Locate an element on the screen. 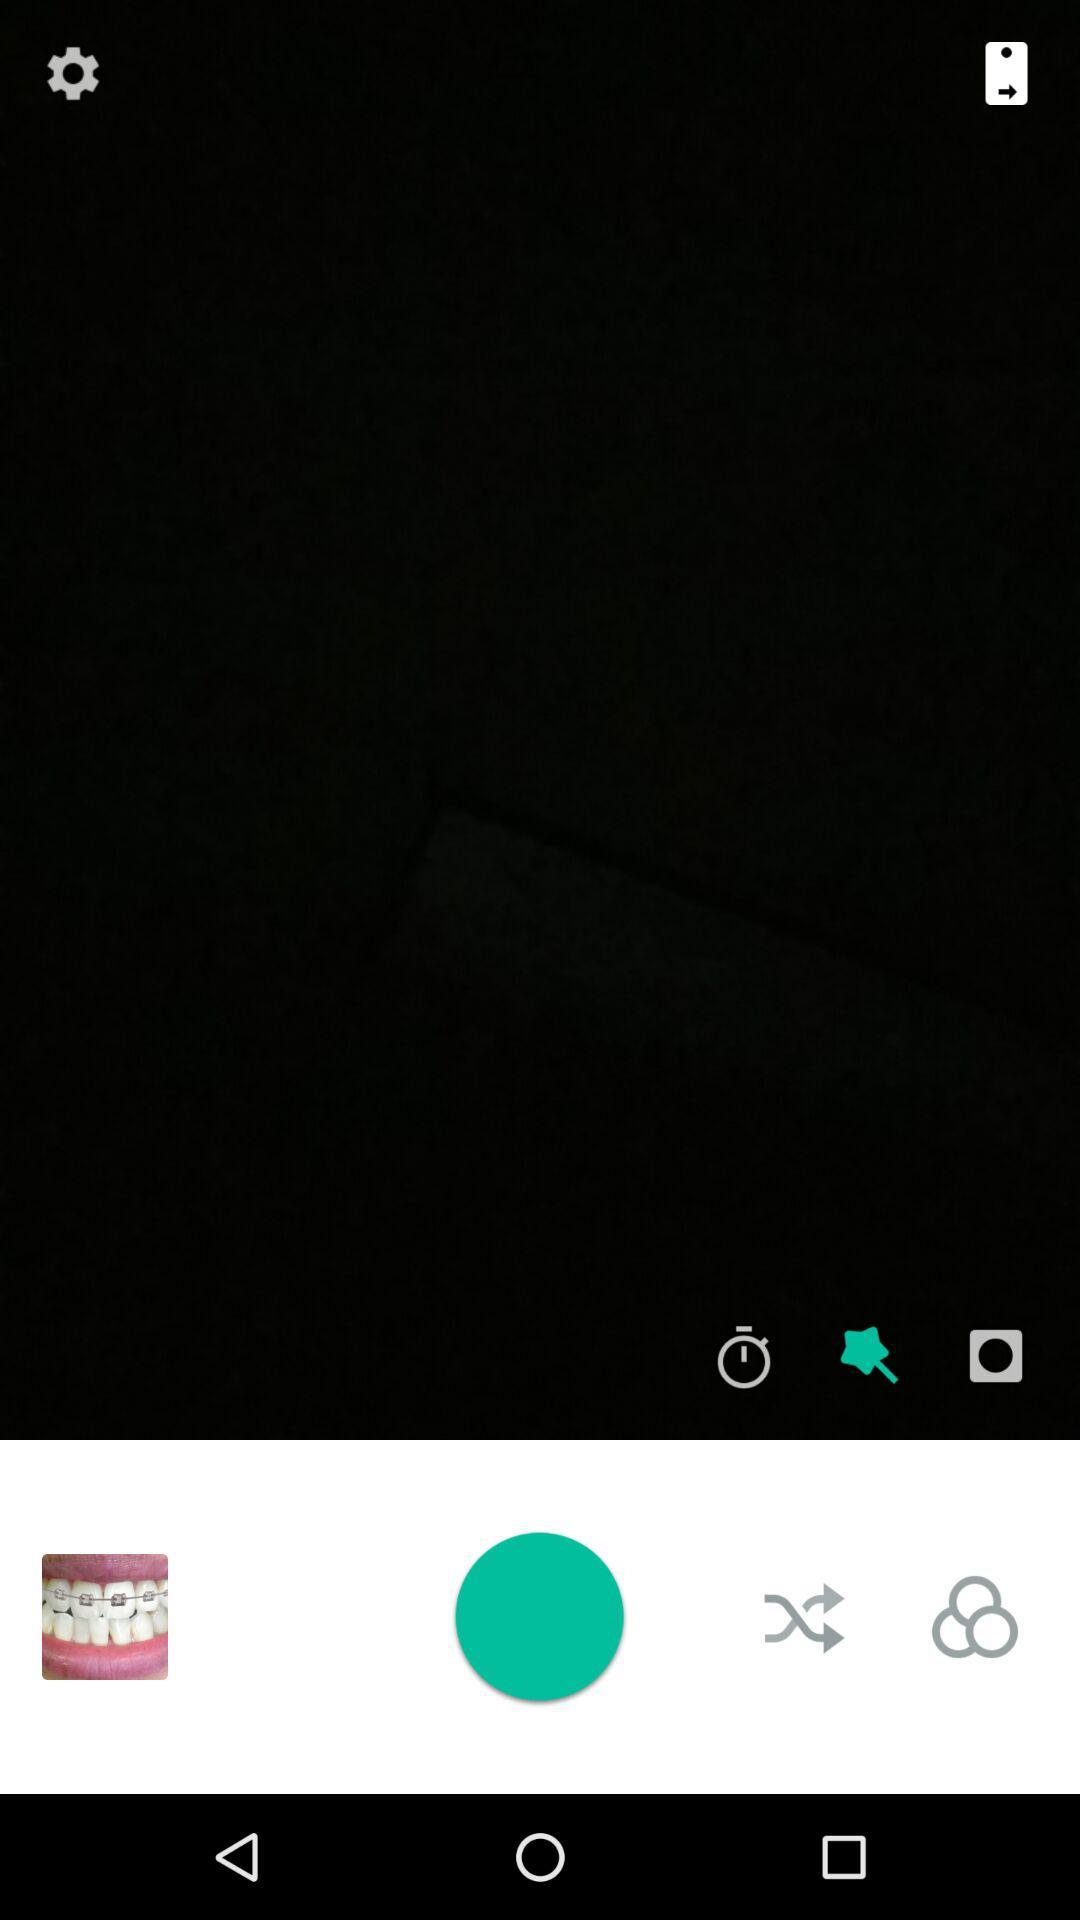 This screenshot has width=1080, height=1920. settings is located at coordinates (72, 73).